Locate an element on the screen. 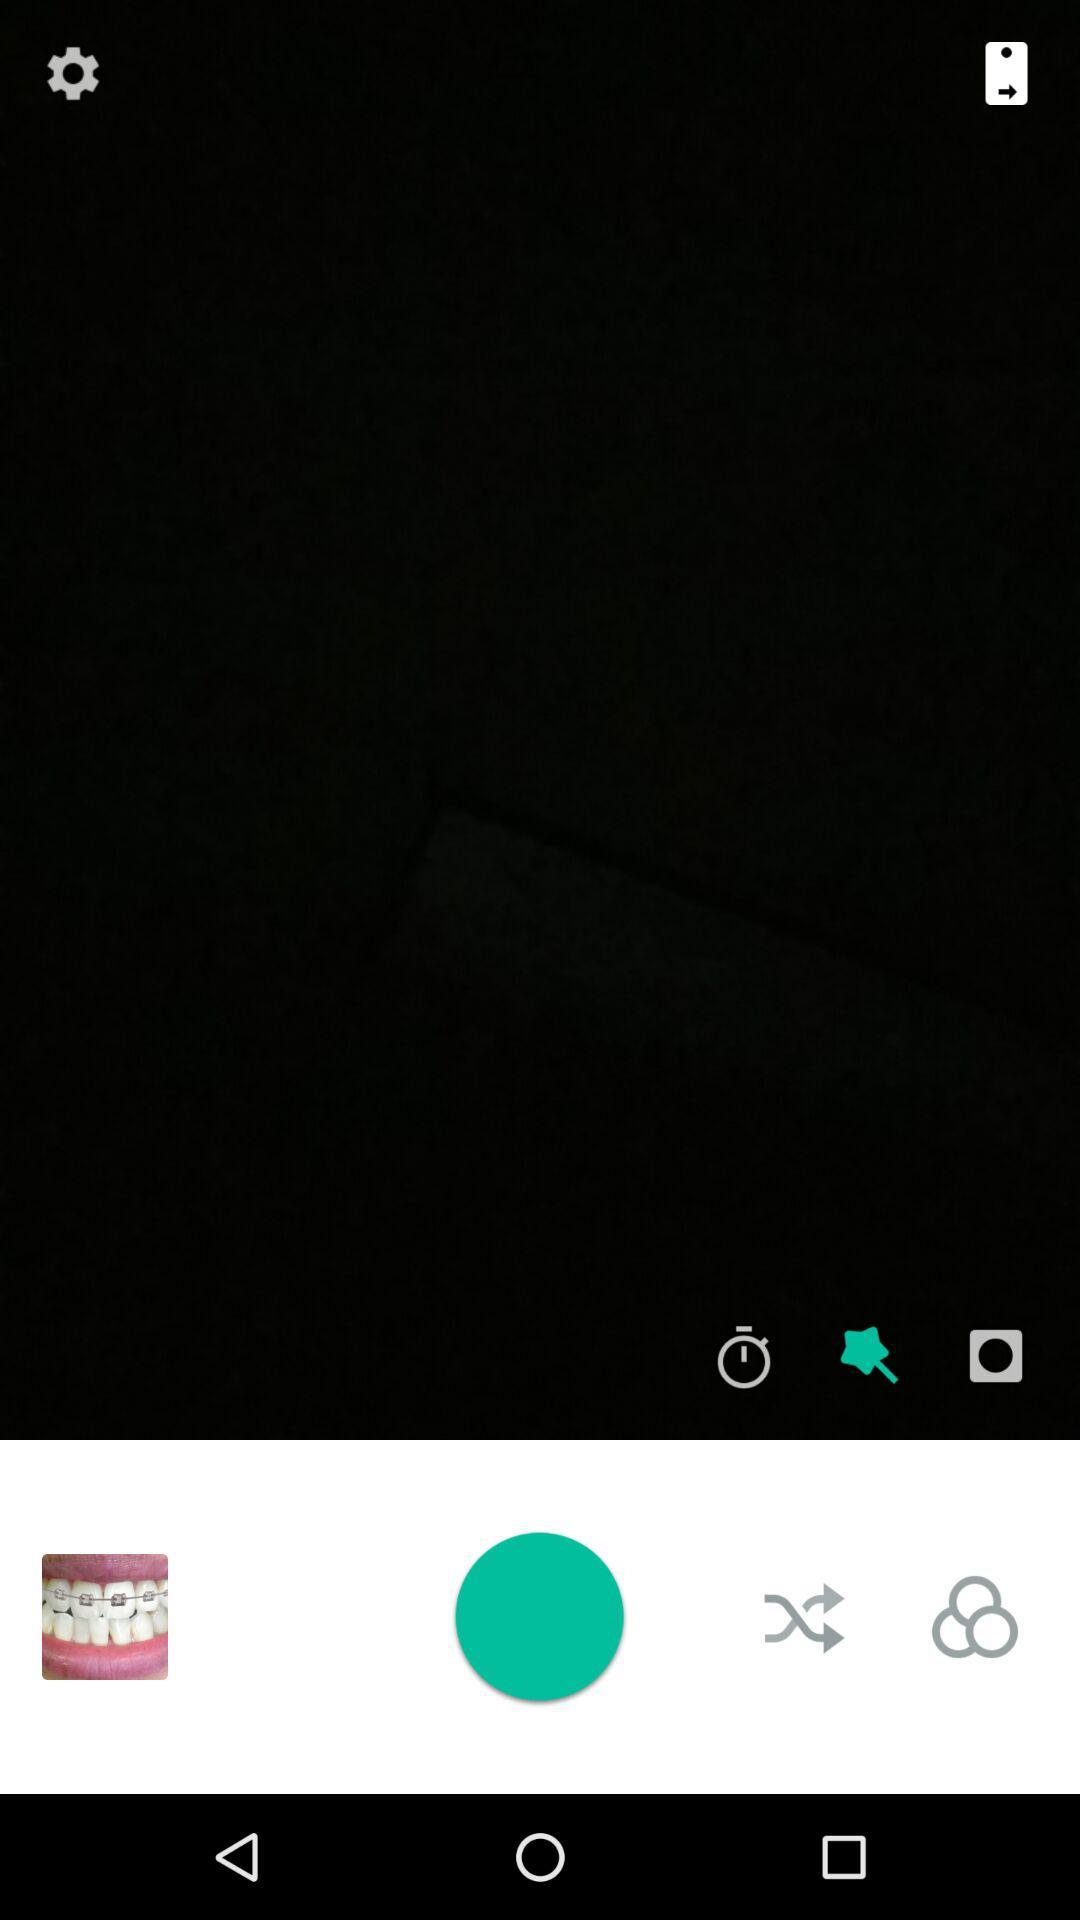 This screenshot has width=1080, height=1920. settings is located at coordinates (72, 73).